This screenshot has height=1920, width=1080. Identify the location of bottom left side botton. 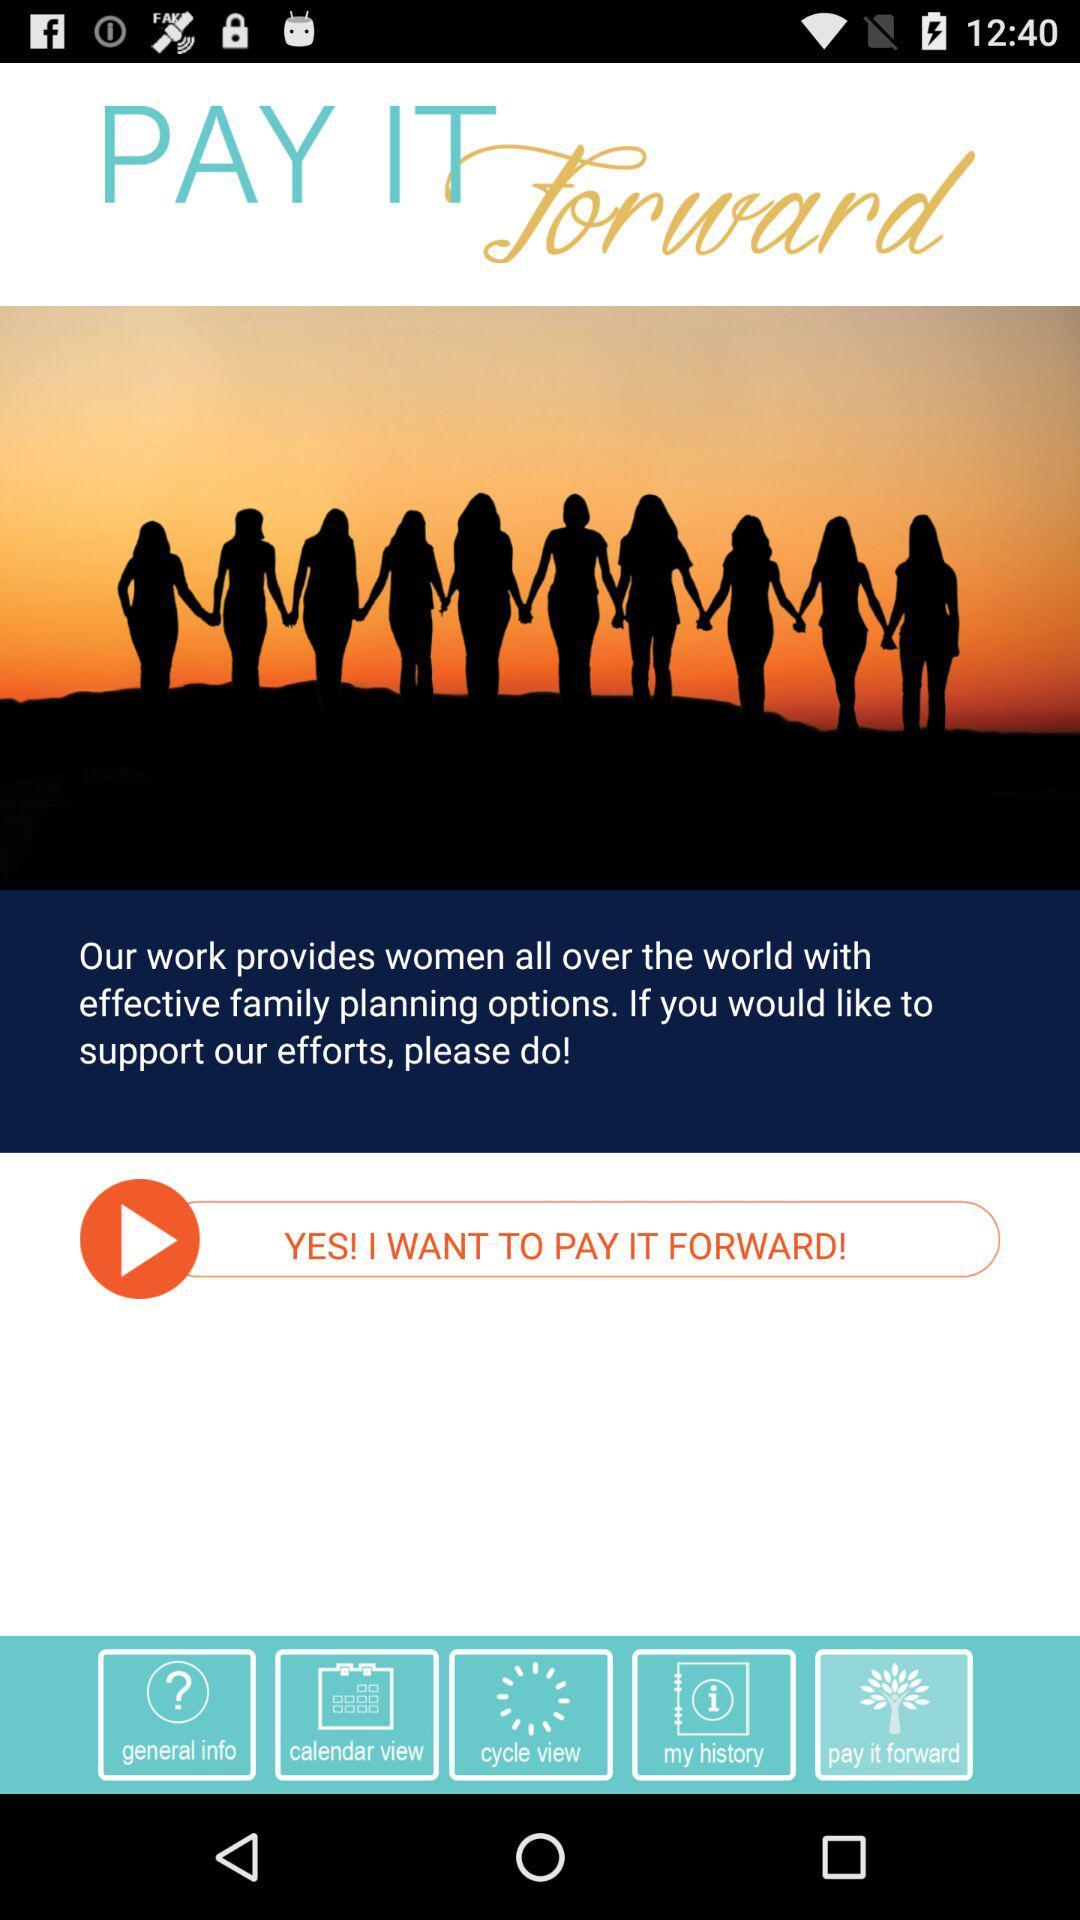
(176, 1713).